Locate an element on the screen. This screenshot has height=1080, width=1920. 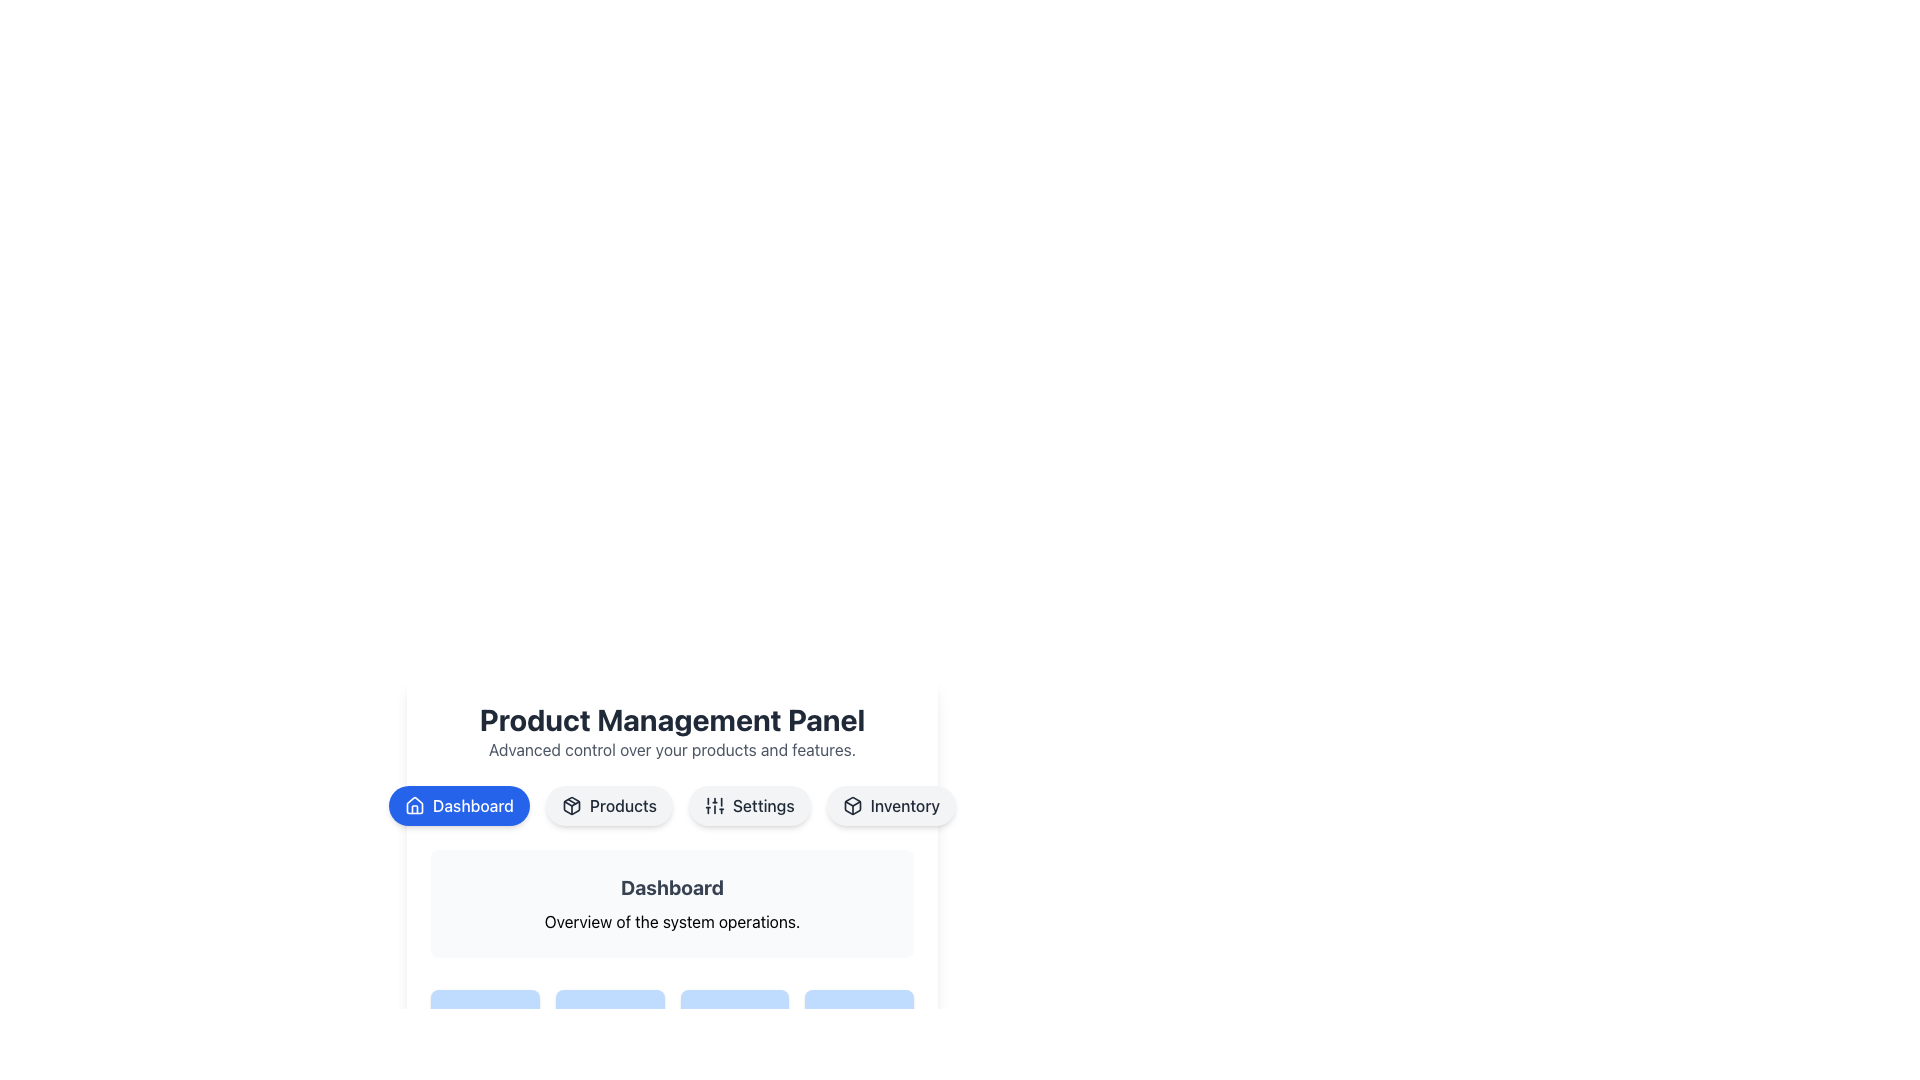
the Textual Header displaying 'Product Management Panel' with the subtitle 'Advanced control over your products and features.' is located at coordinates (672, 732).